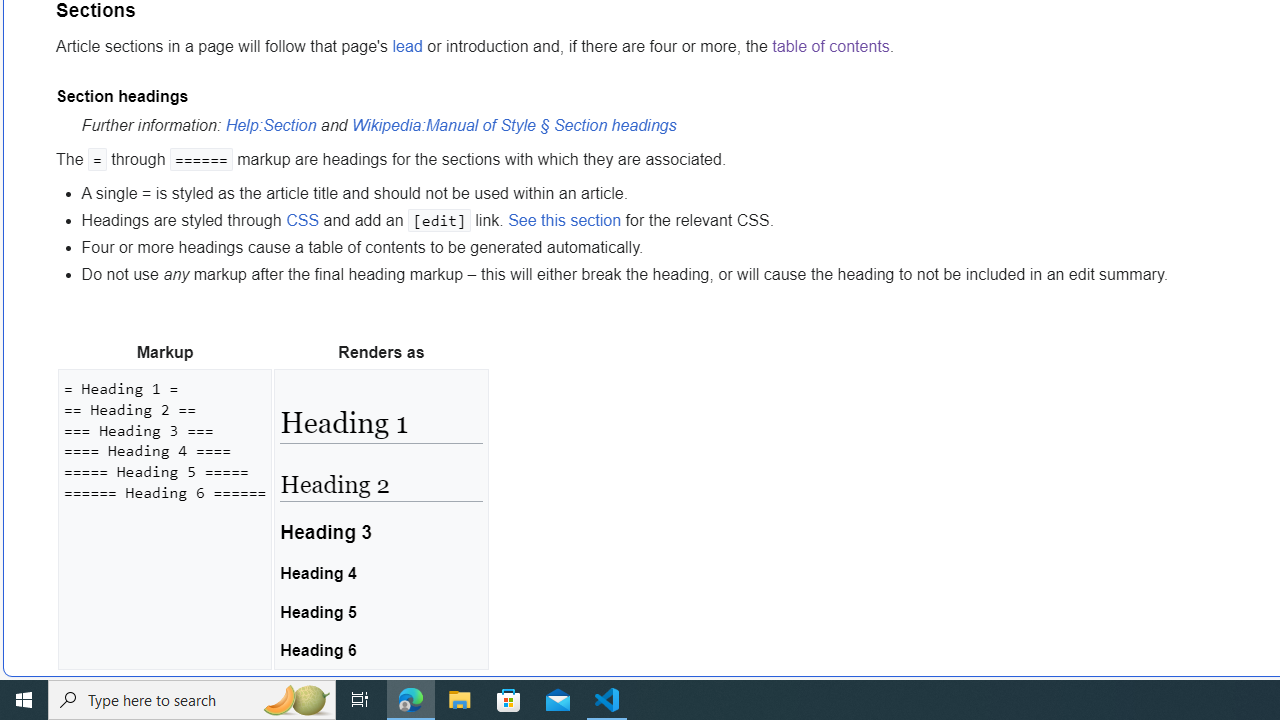 The image size is (1280, 720). What do you see at coordinates (165, 352) in the screenshot?
I see `'Markup'` at bounding box center [165, 352].